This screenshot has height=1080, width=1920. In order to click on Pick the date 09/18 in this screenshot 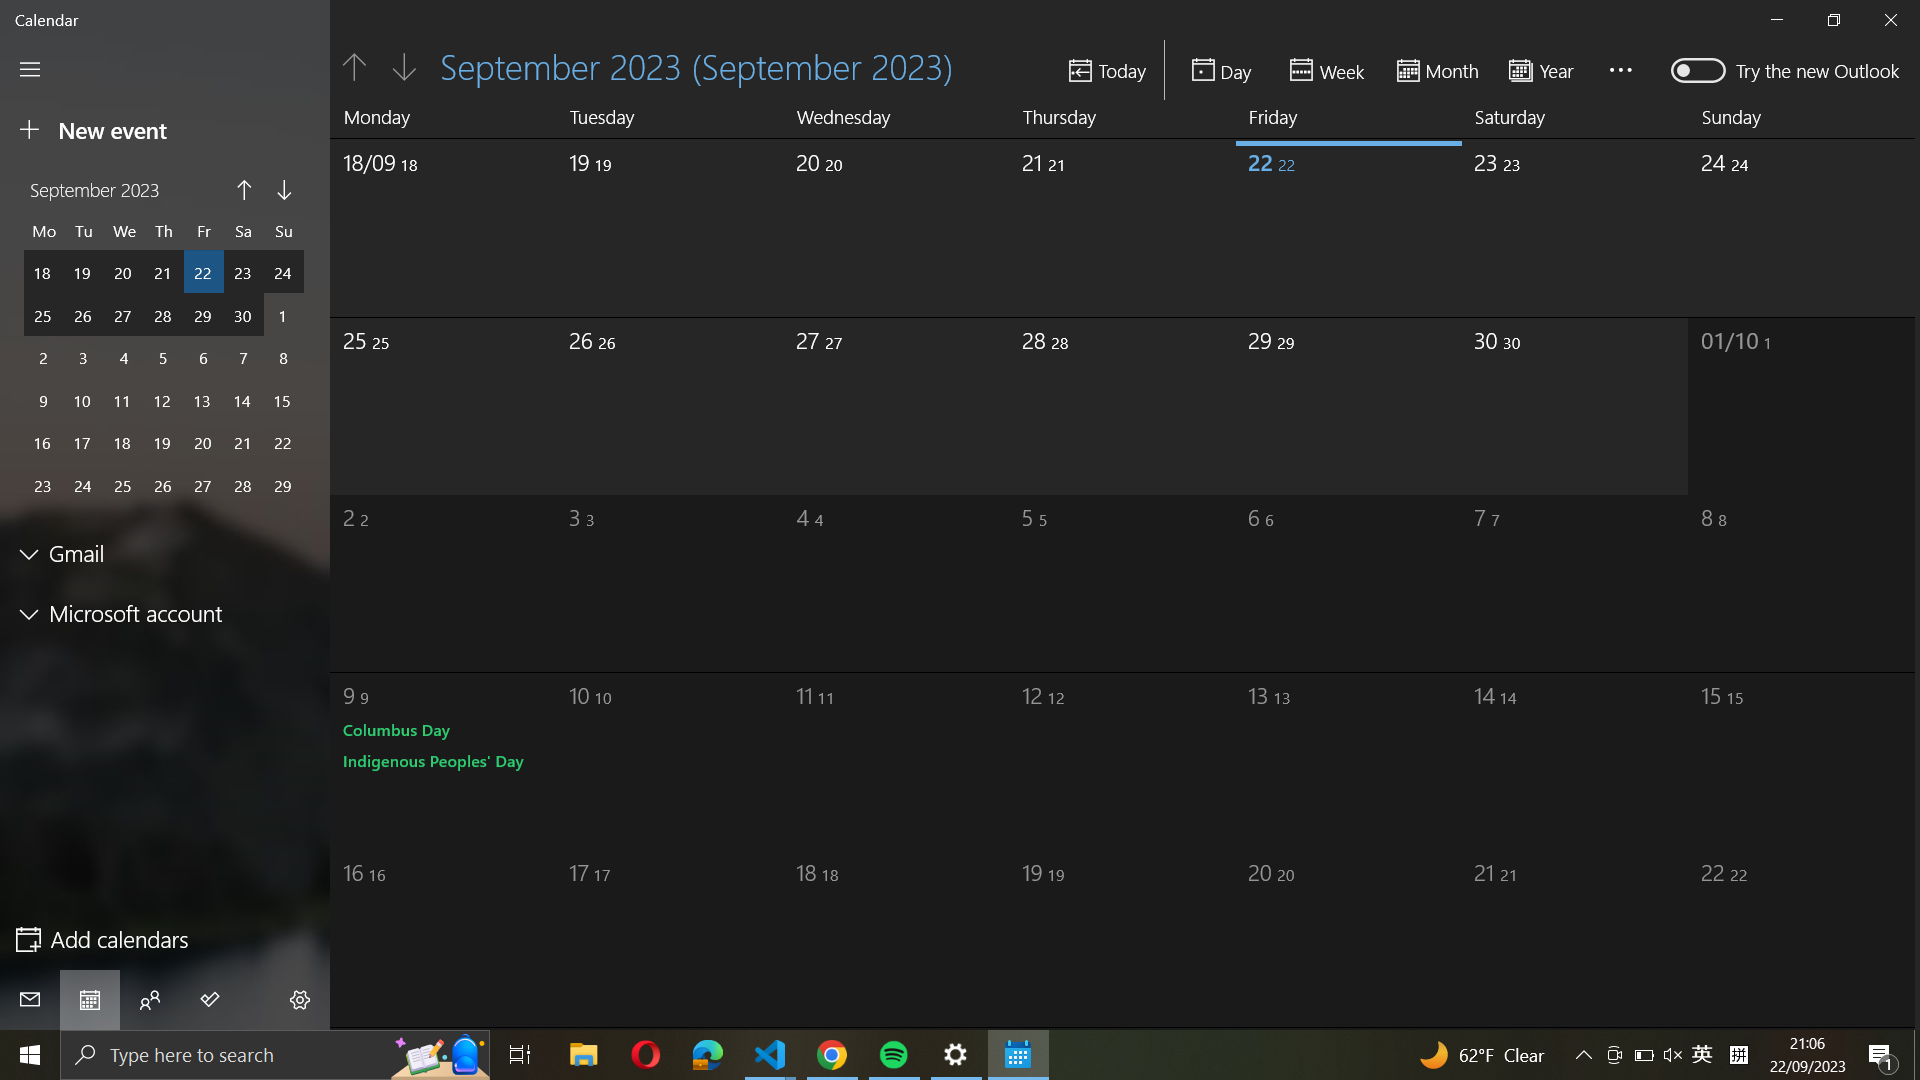, I will do `click(425, 220)`.